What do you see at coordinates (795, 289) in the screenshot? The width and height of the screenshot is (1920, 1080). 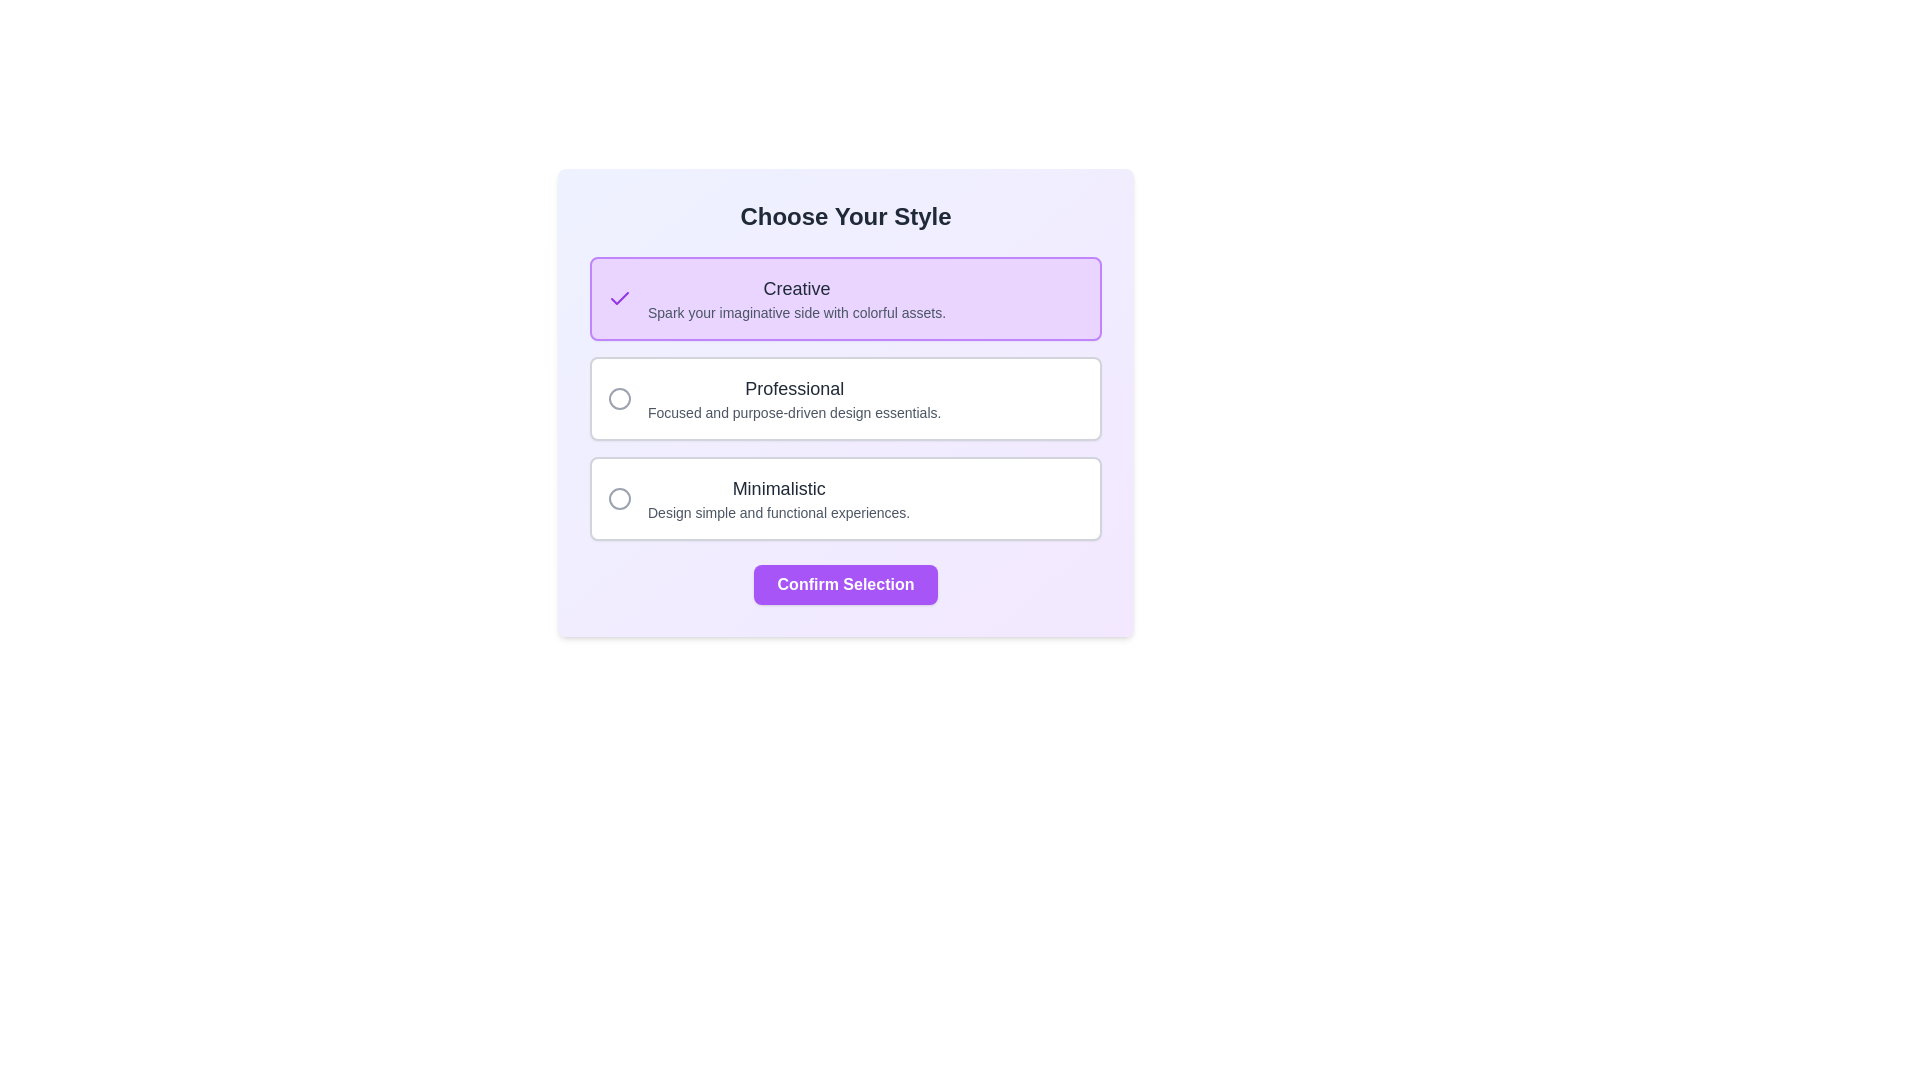 I see `the 'Creative' text label which serves as the title for the style selection interface` at bounding box center [795, 289].